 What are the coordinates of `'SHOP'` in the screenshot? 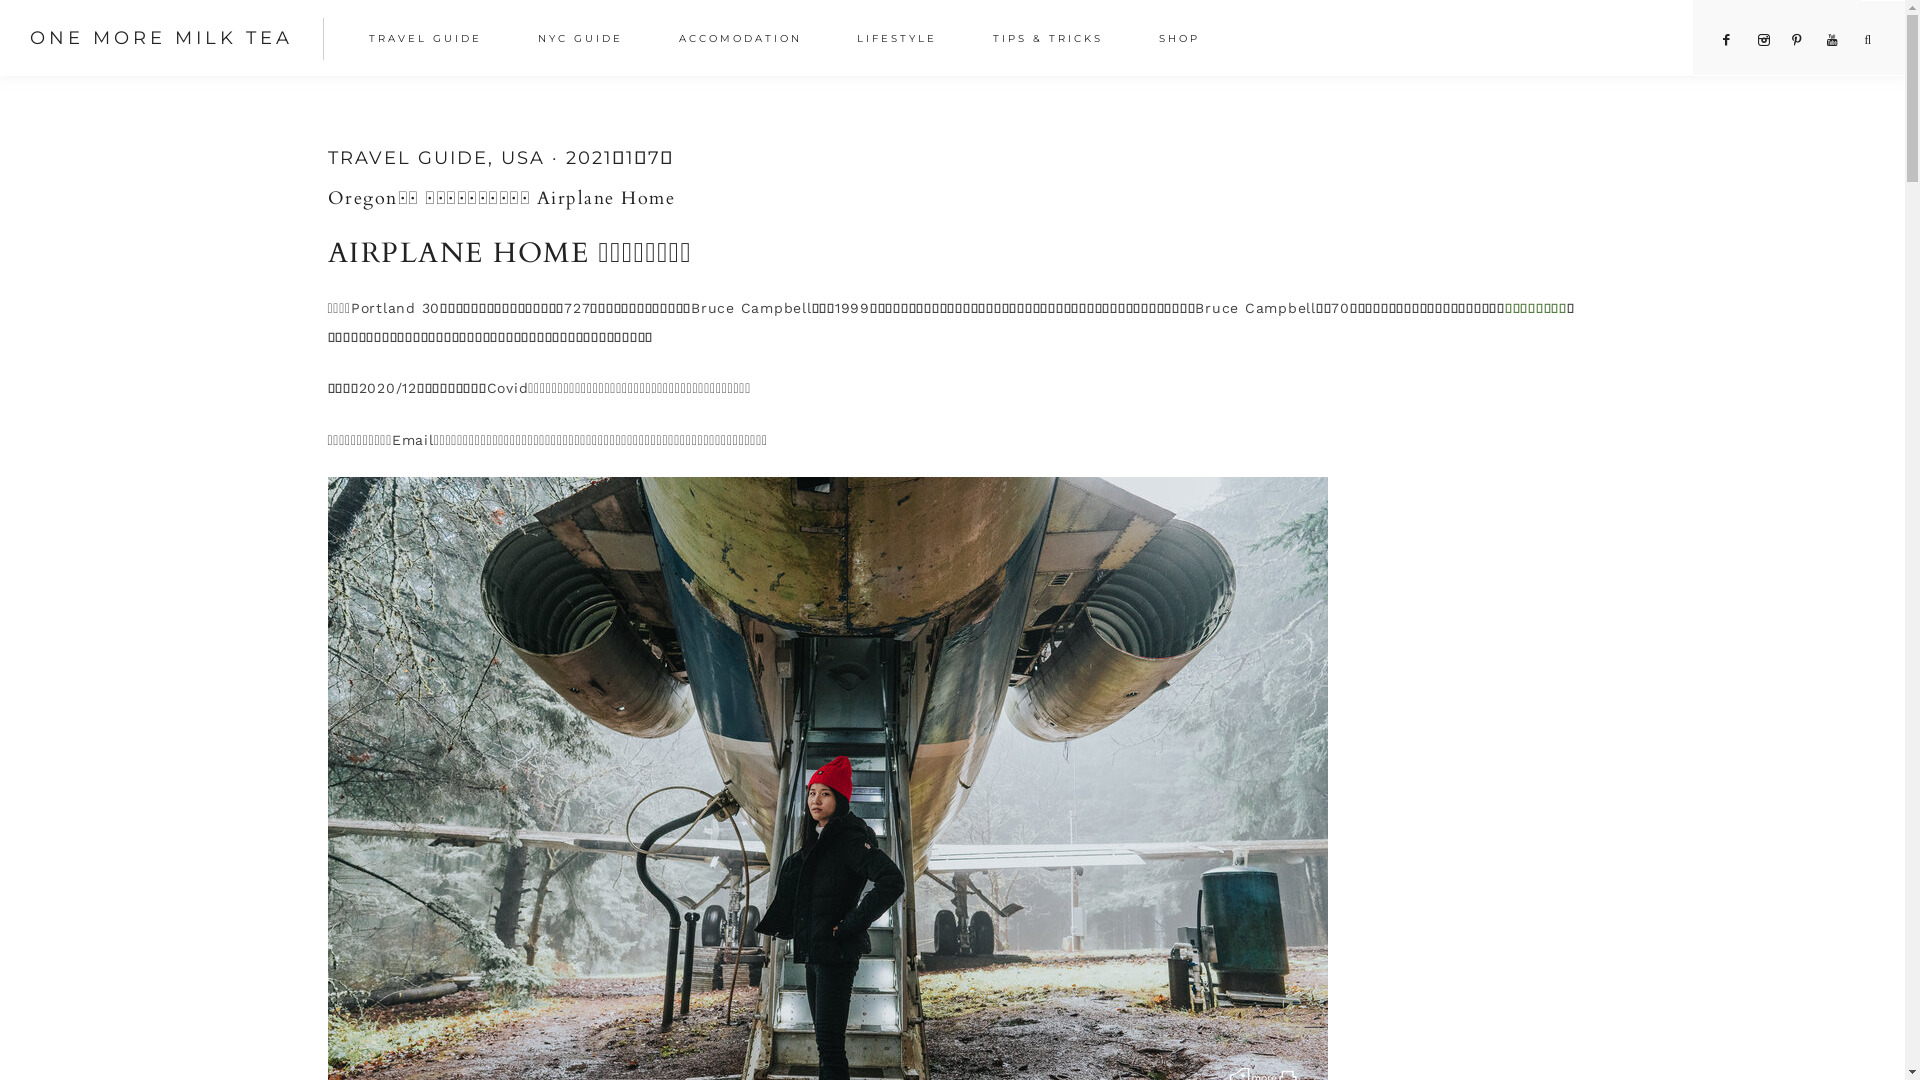 It's located at (1184, 41).